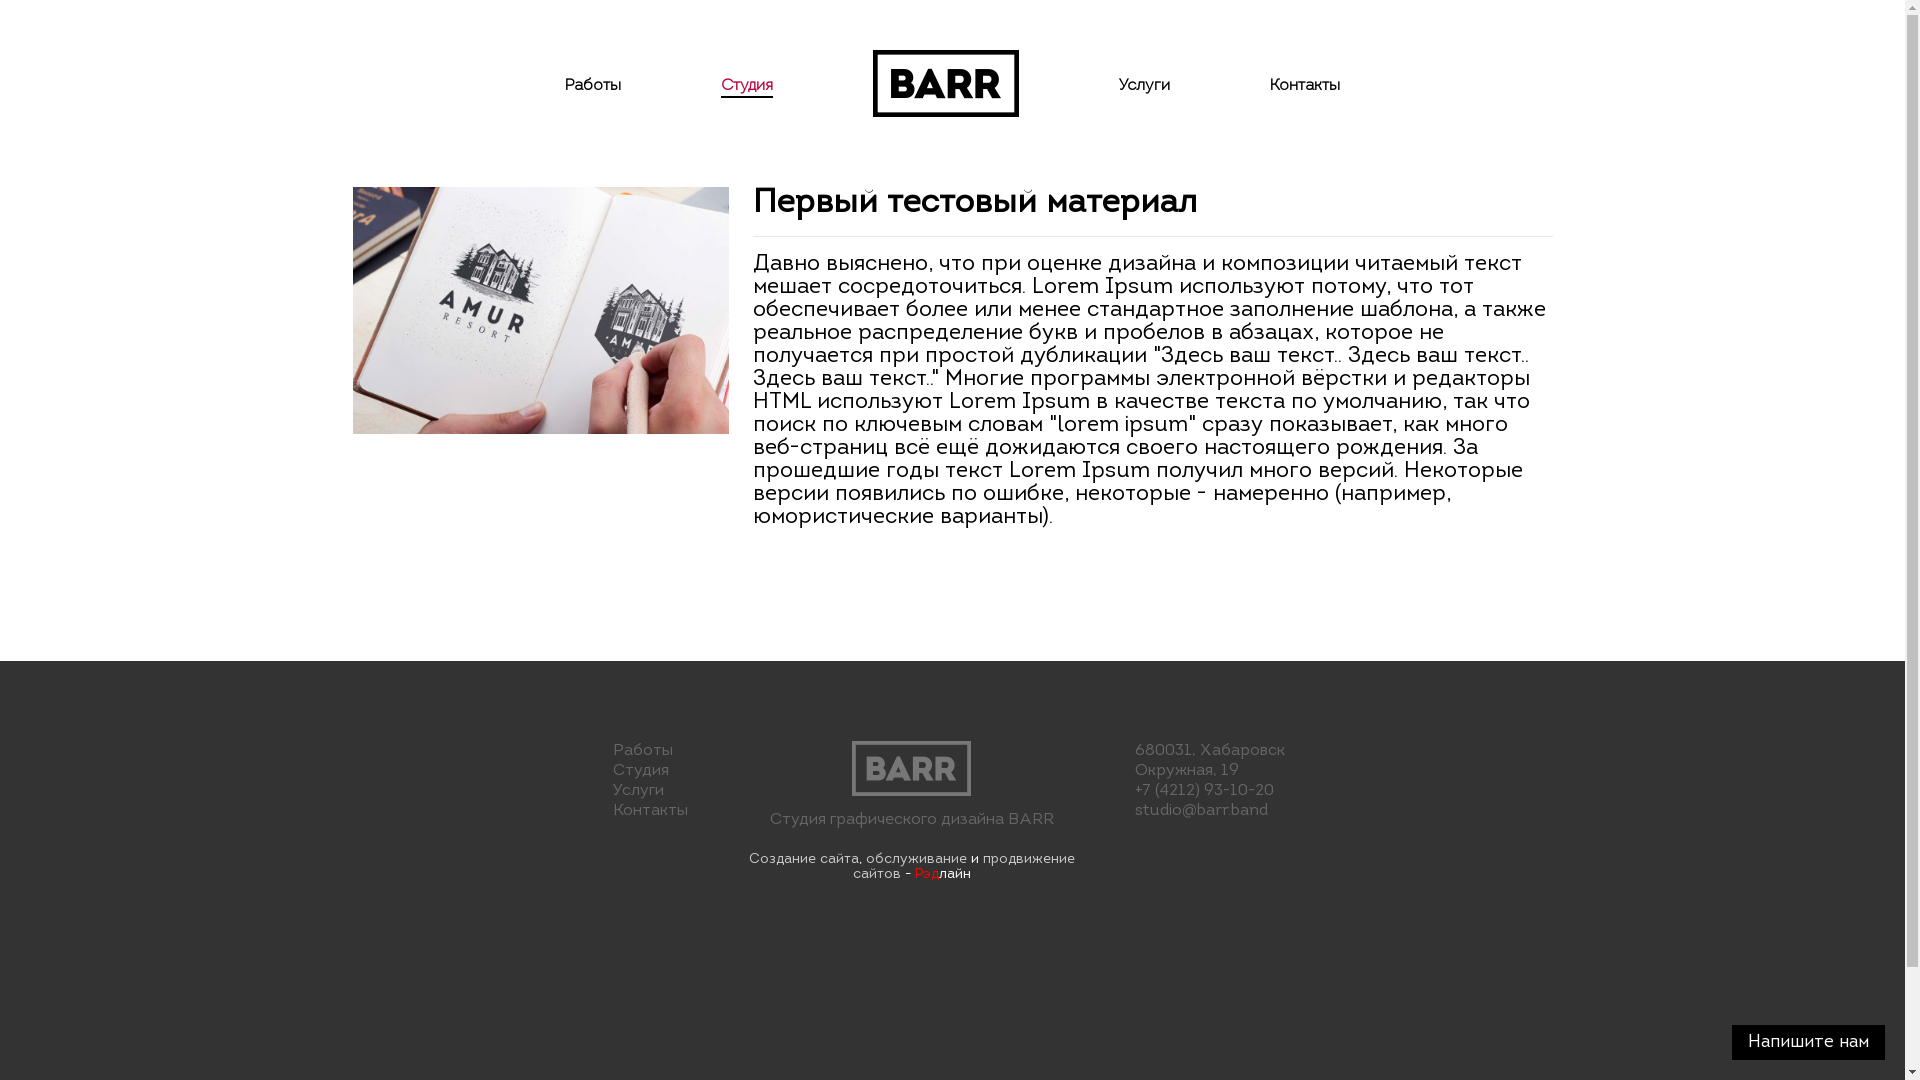 The height and width of the screenshot is (1080, 1920). I want to click on '+7 (4212) 93-10-20', so click(1203, 789).